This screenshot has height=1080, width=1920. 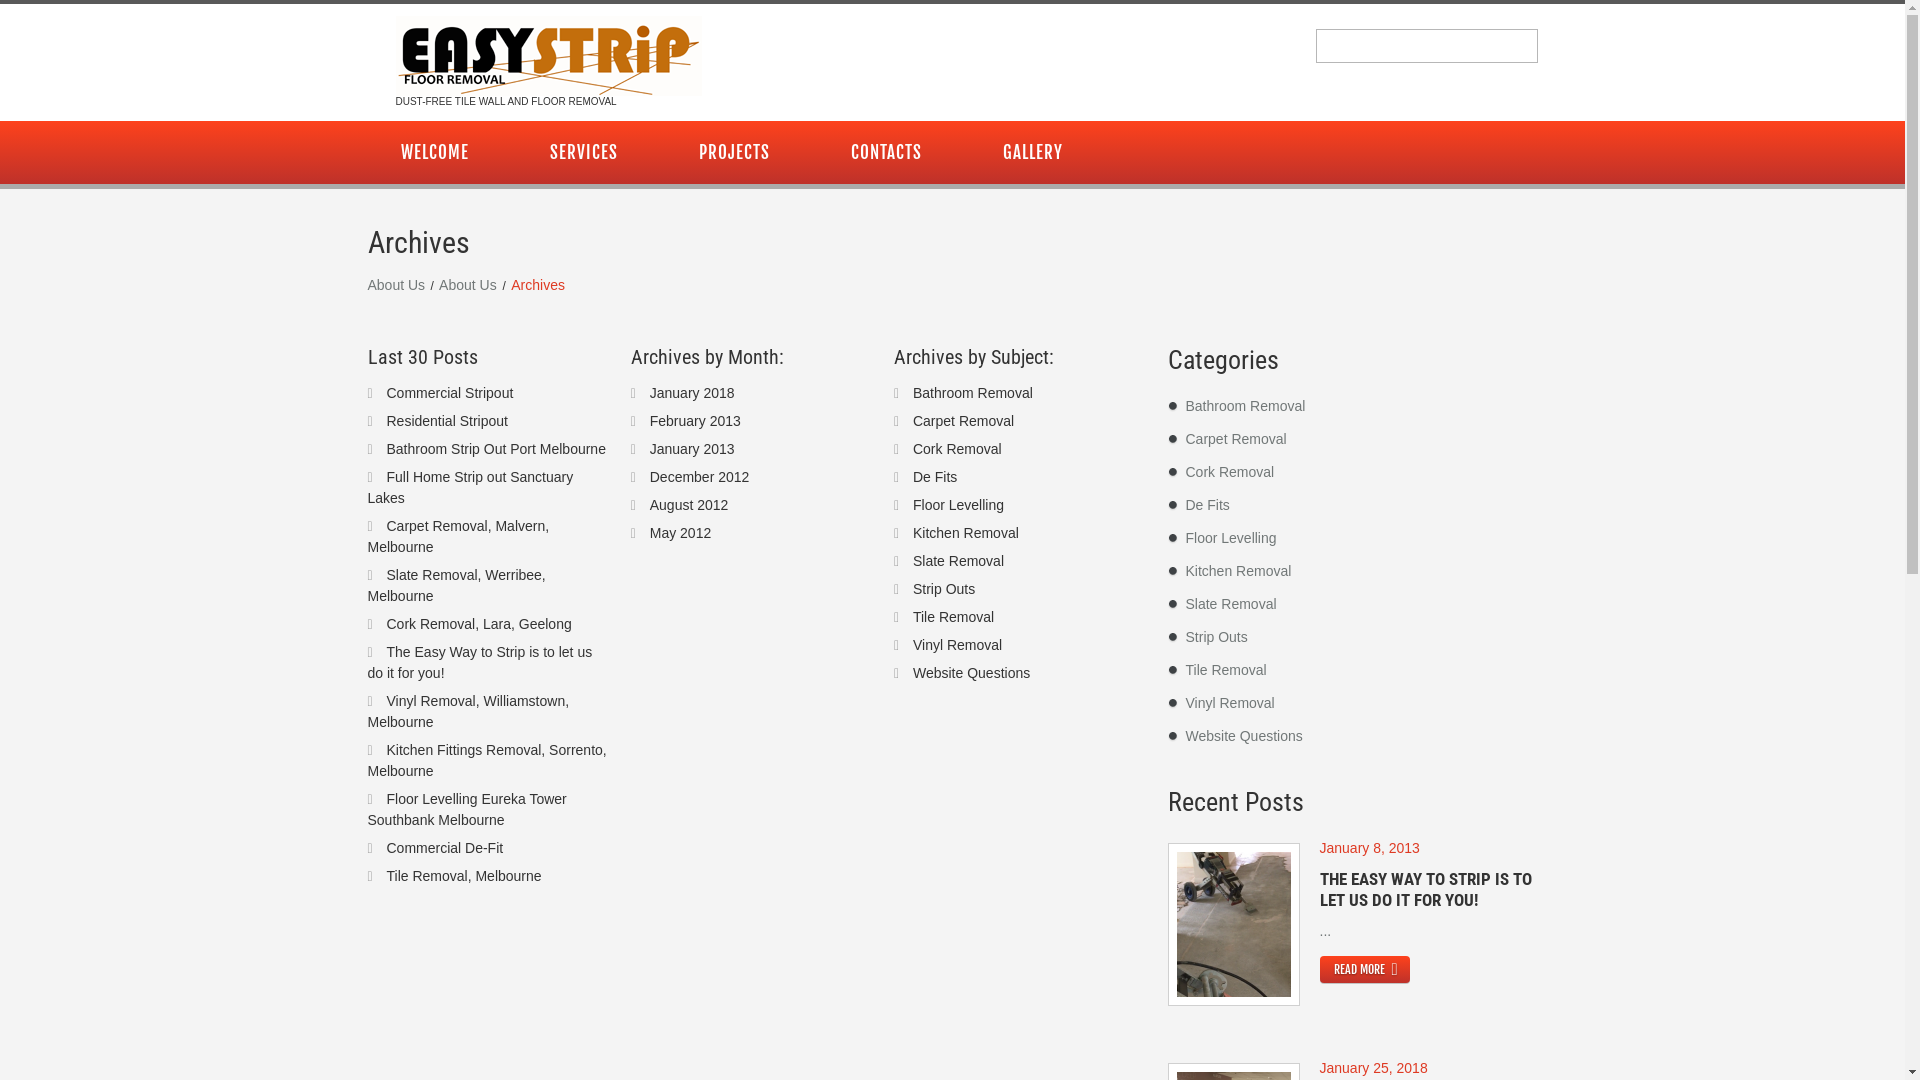 What do you see at coordinates (468, 709) in the screenshot?
I see `'Vinyl Removal, Williamstown, Melbourne'` at bounding box center [468, 709].